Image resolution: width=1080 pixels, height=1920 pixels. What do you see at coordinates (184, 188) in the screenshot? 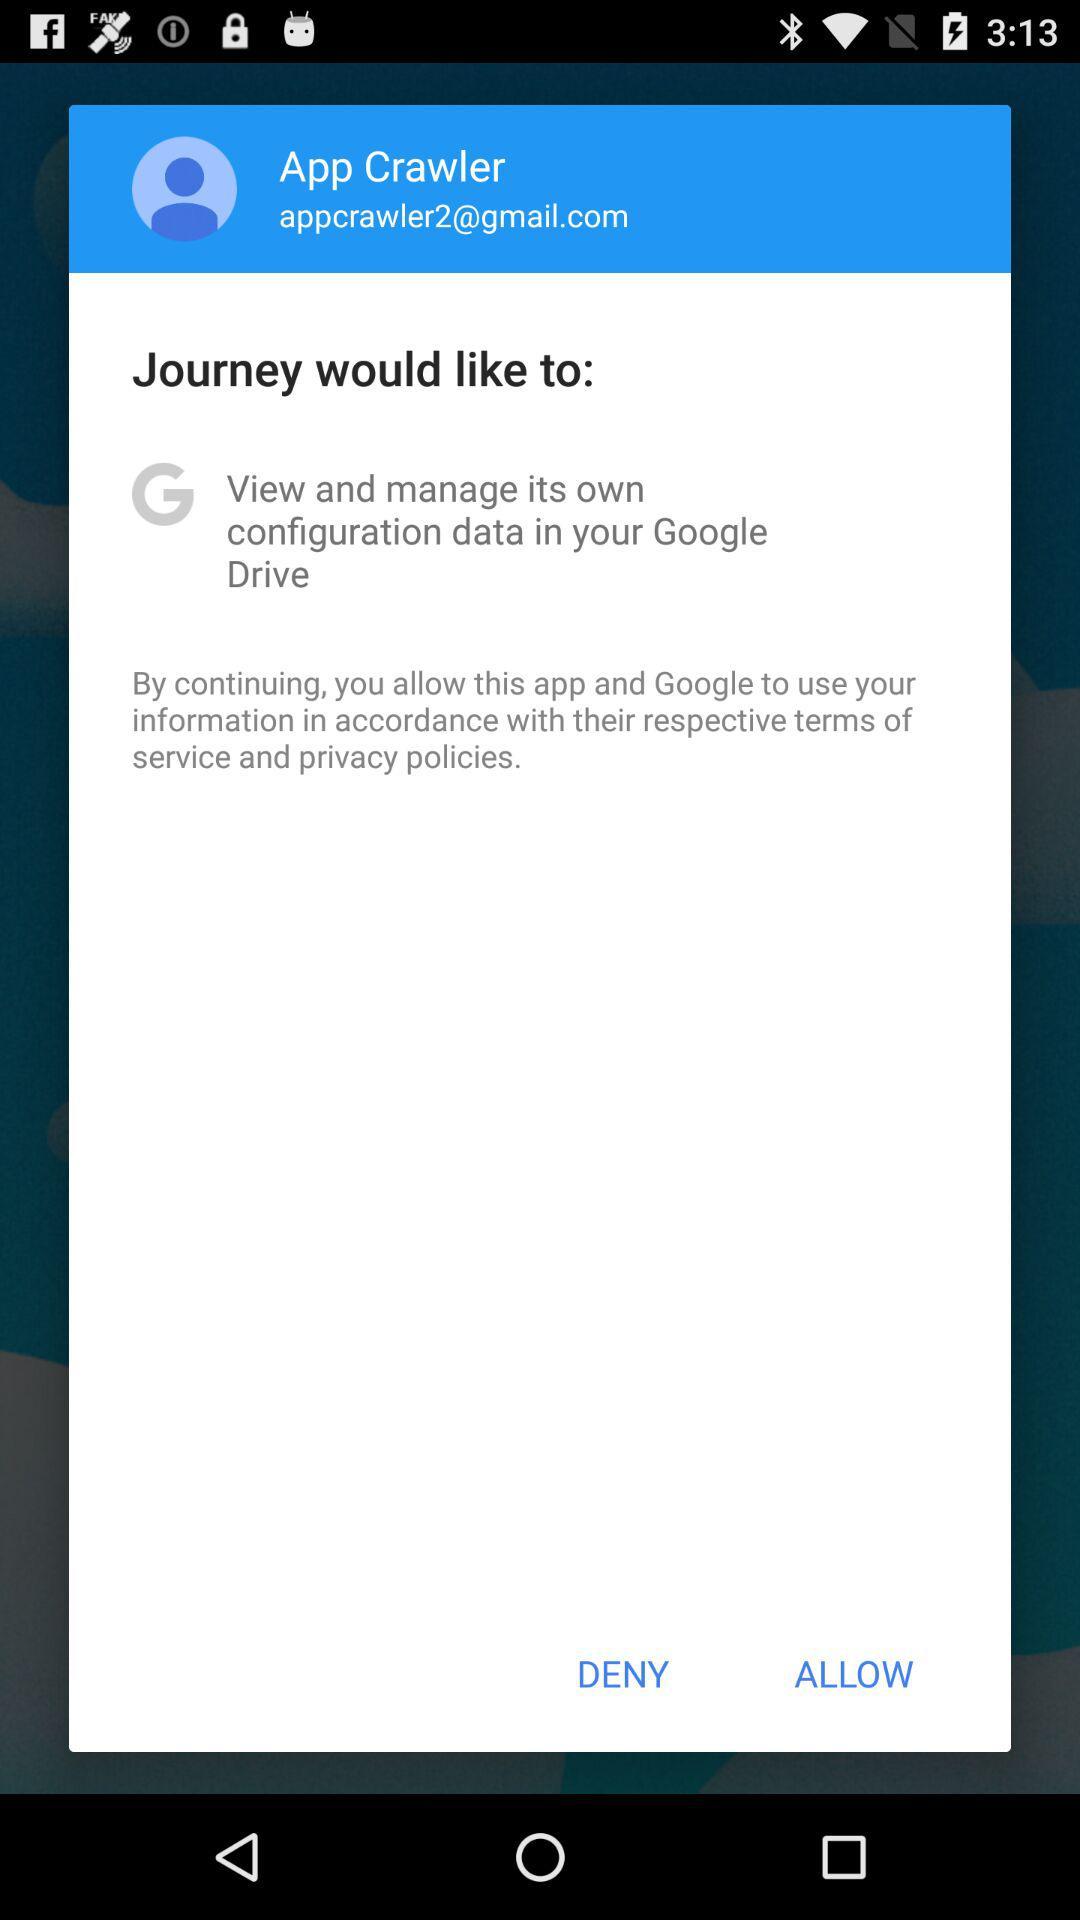
I see `app next to the app crawler` at bounding box center [184, 188].